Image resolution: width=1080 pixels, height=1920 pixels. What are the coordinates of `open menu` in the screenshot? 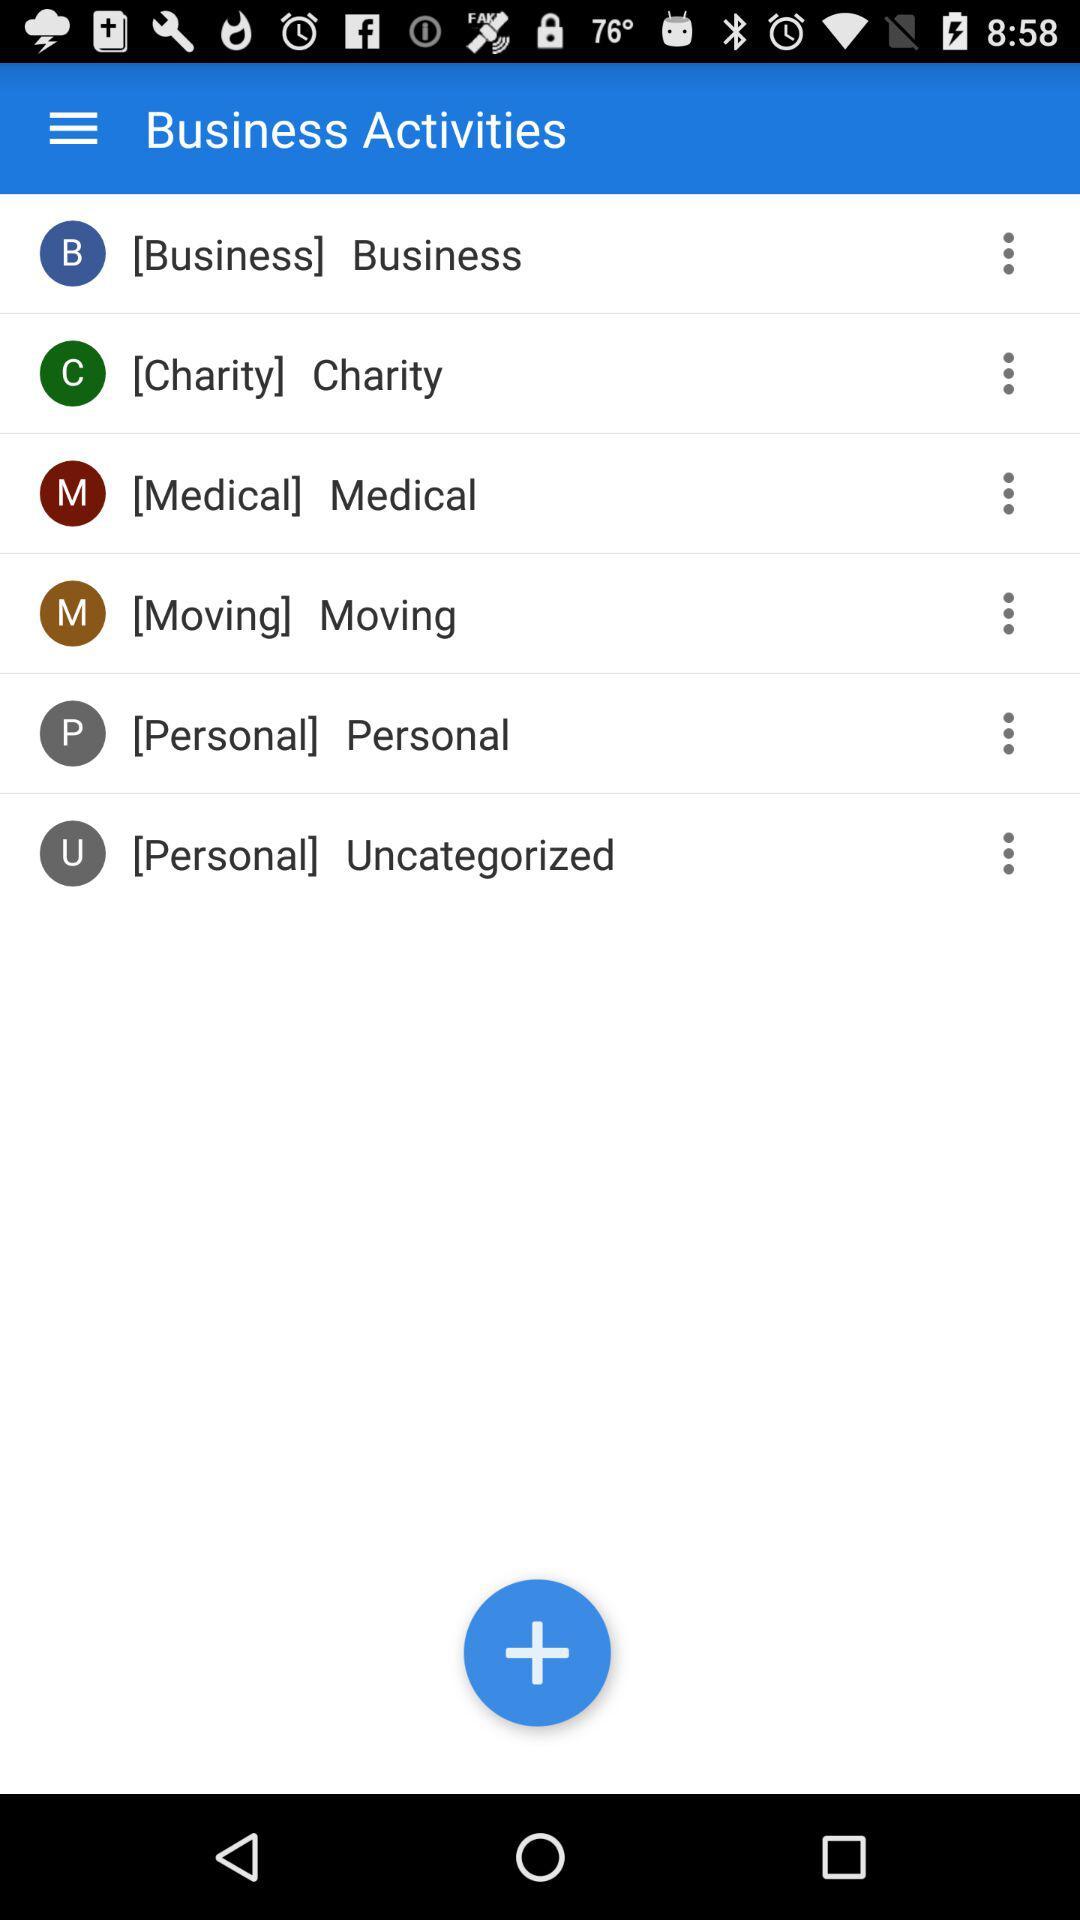 It's located at (72, 127).